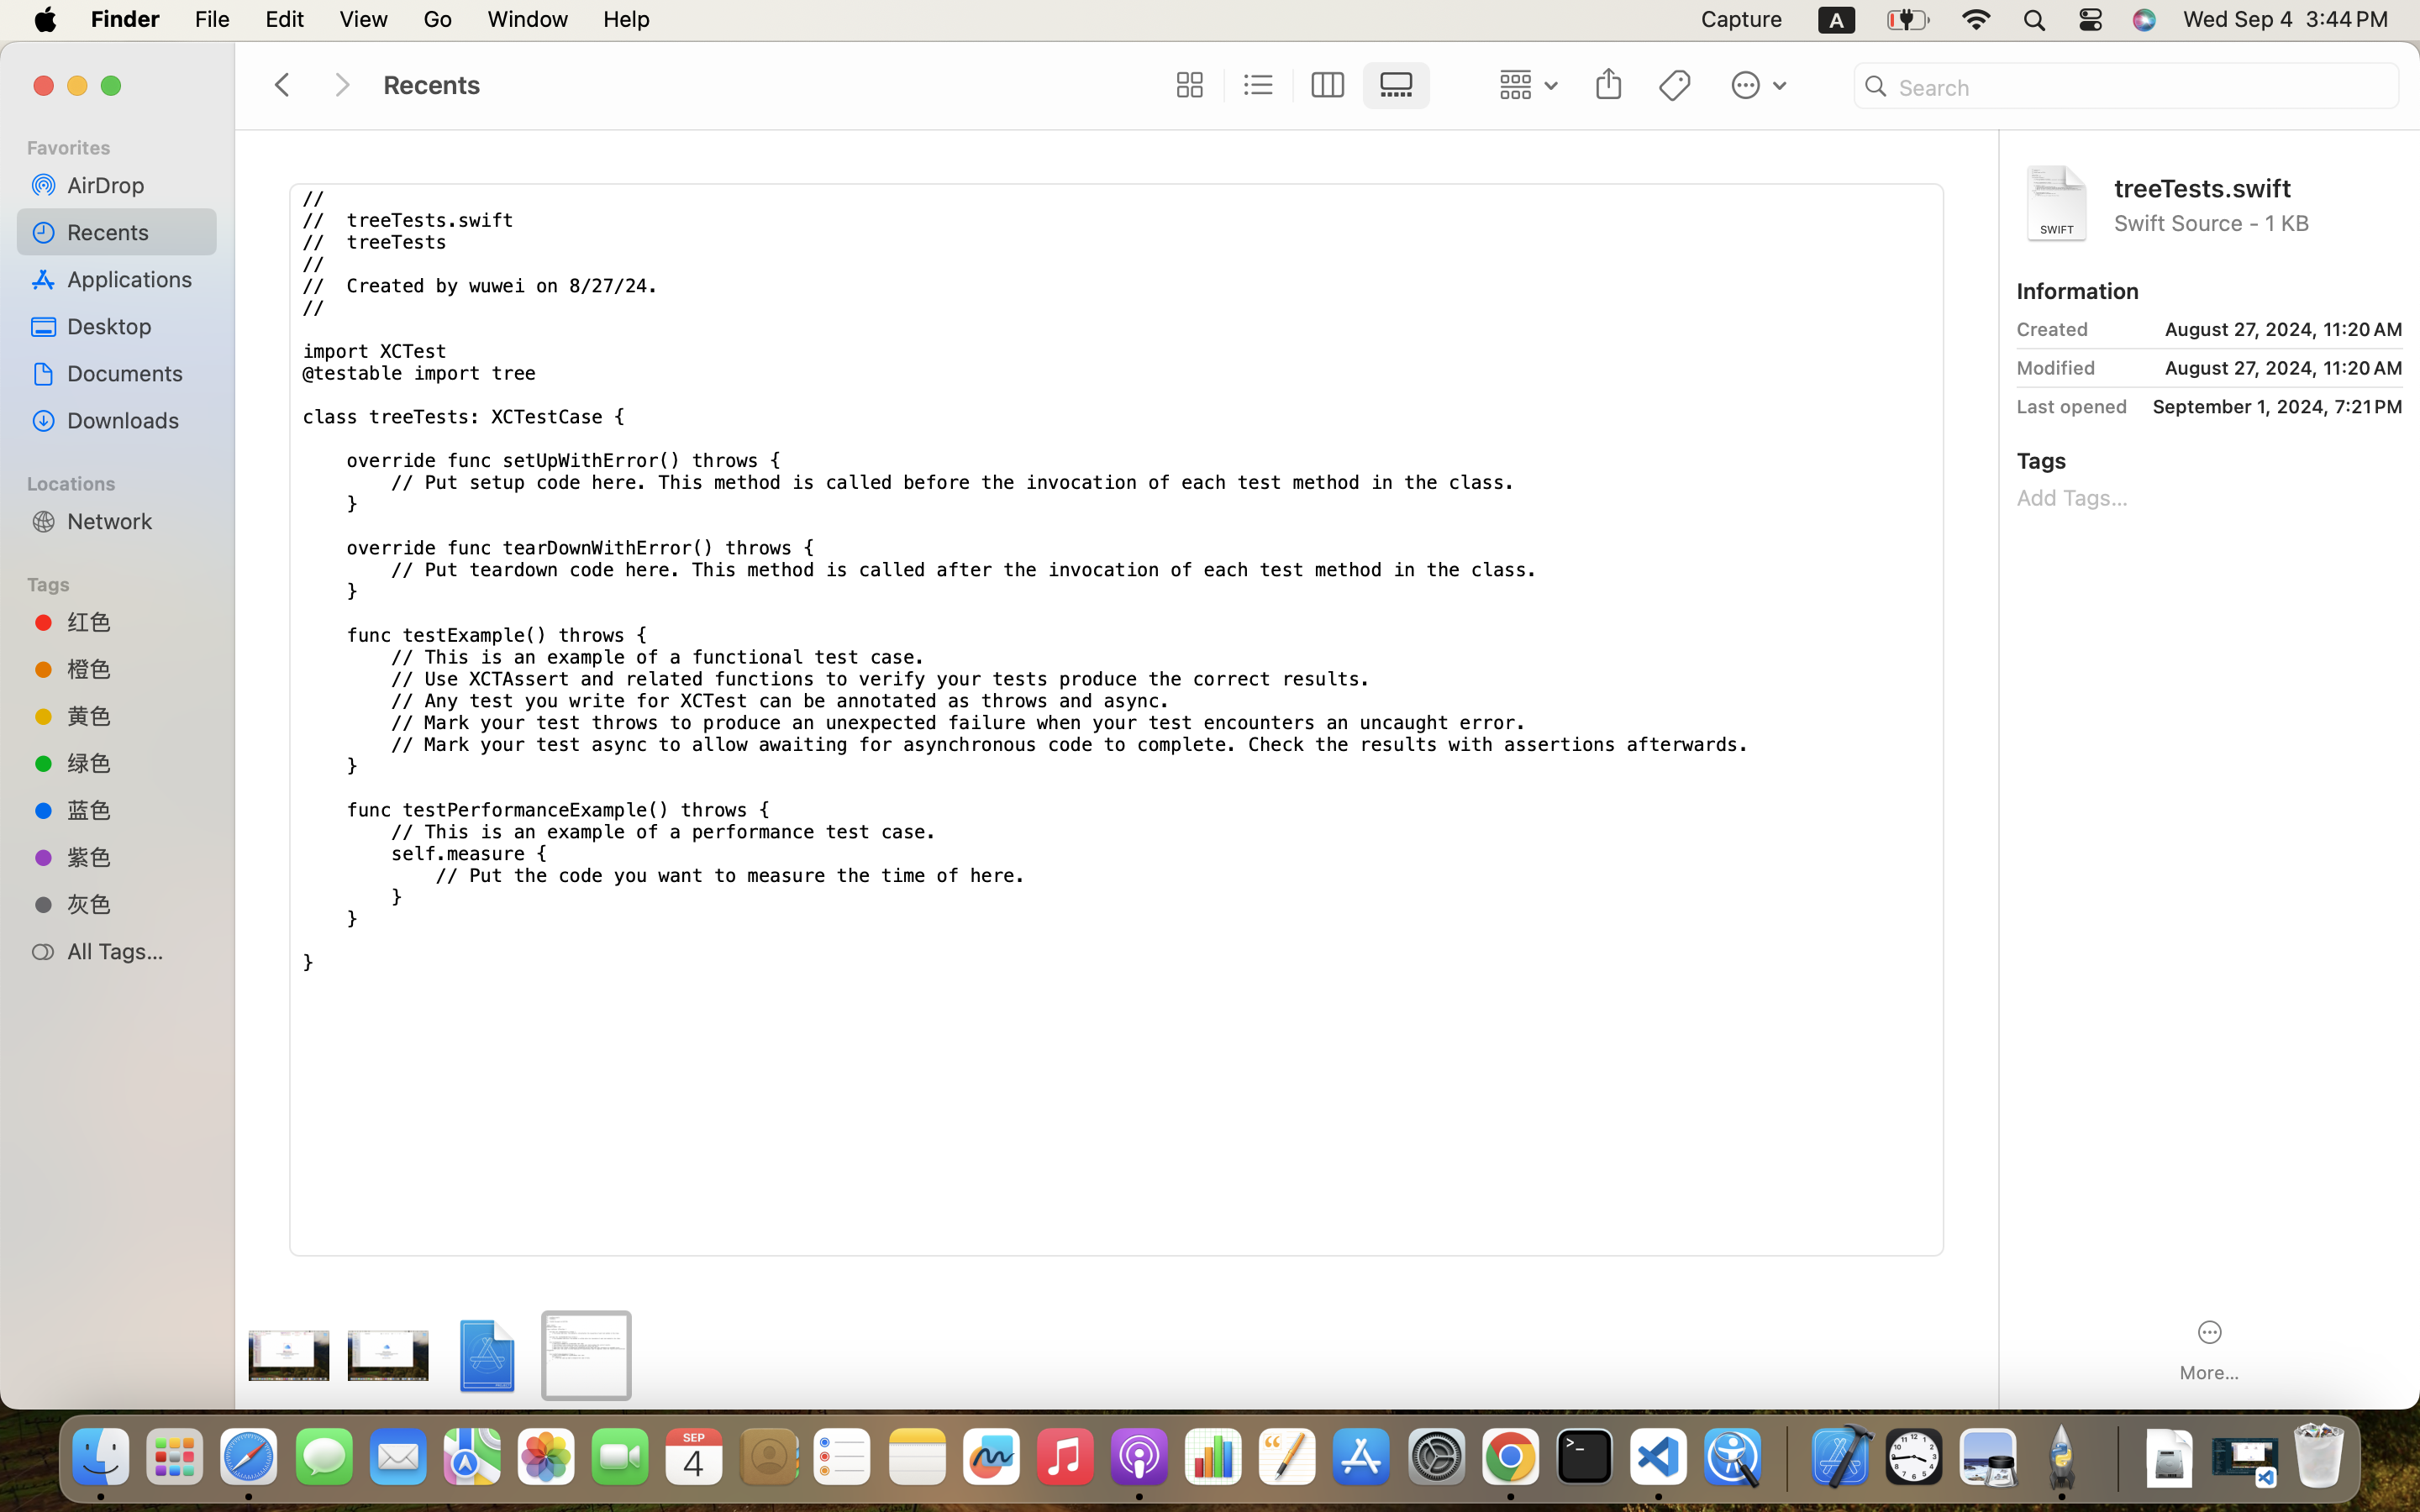 The height and width of the screenshot is (1512, 2420). Describe the element at coordinates (134, 668) in the screenshot. I see `'橙色'` at that location.